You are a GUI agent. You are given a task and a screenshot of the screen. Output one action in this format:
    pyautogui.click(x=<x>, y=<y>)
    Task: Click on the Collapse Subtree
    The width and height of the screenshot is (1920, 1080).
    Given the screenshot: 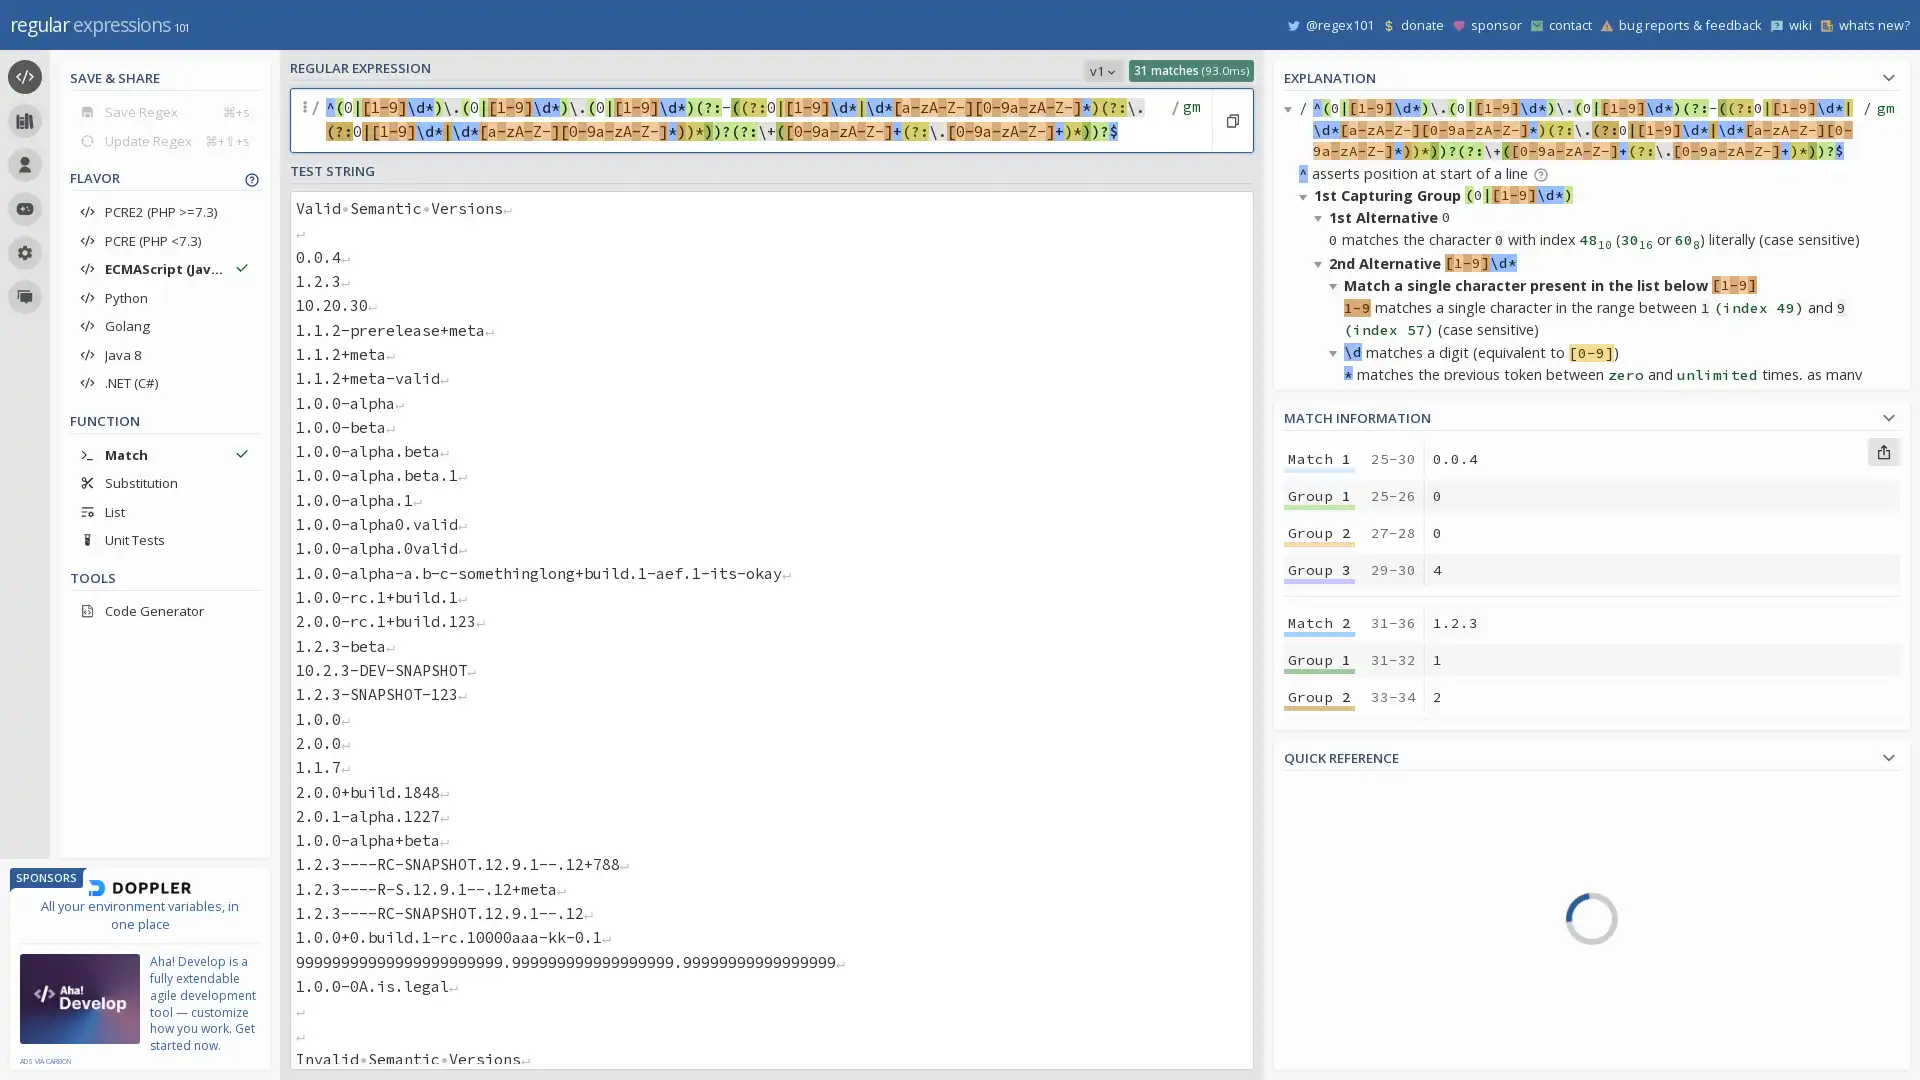 What is the action you would take?
    pyautogui.click(x=1336, y=600)
    